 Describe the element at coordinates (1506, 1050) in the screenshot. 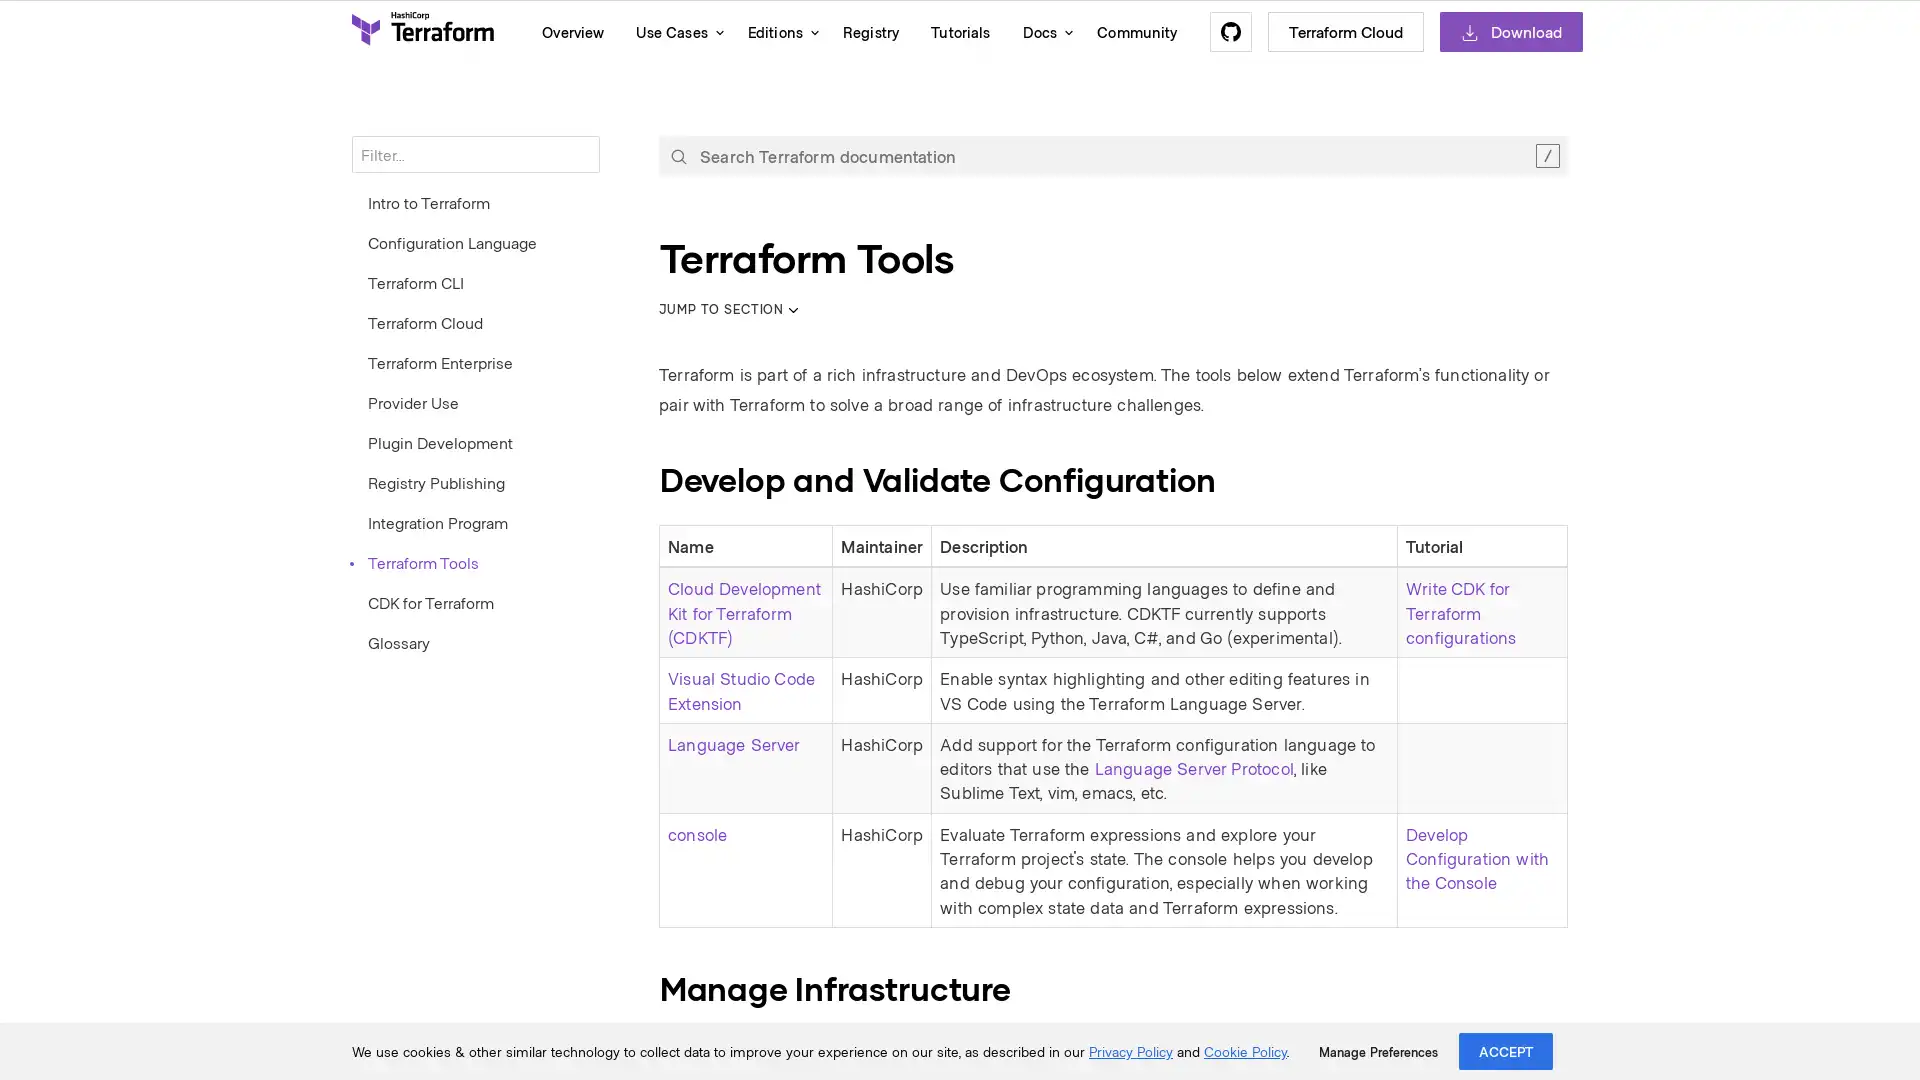

I see `ACCEPT` at that location.